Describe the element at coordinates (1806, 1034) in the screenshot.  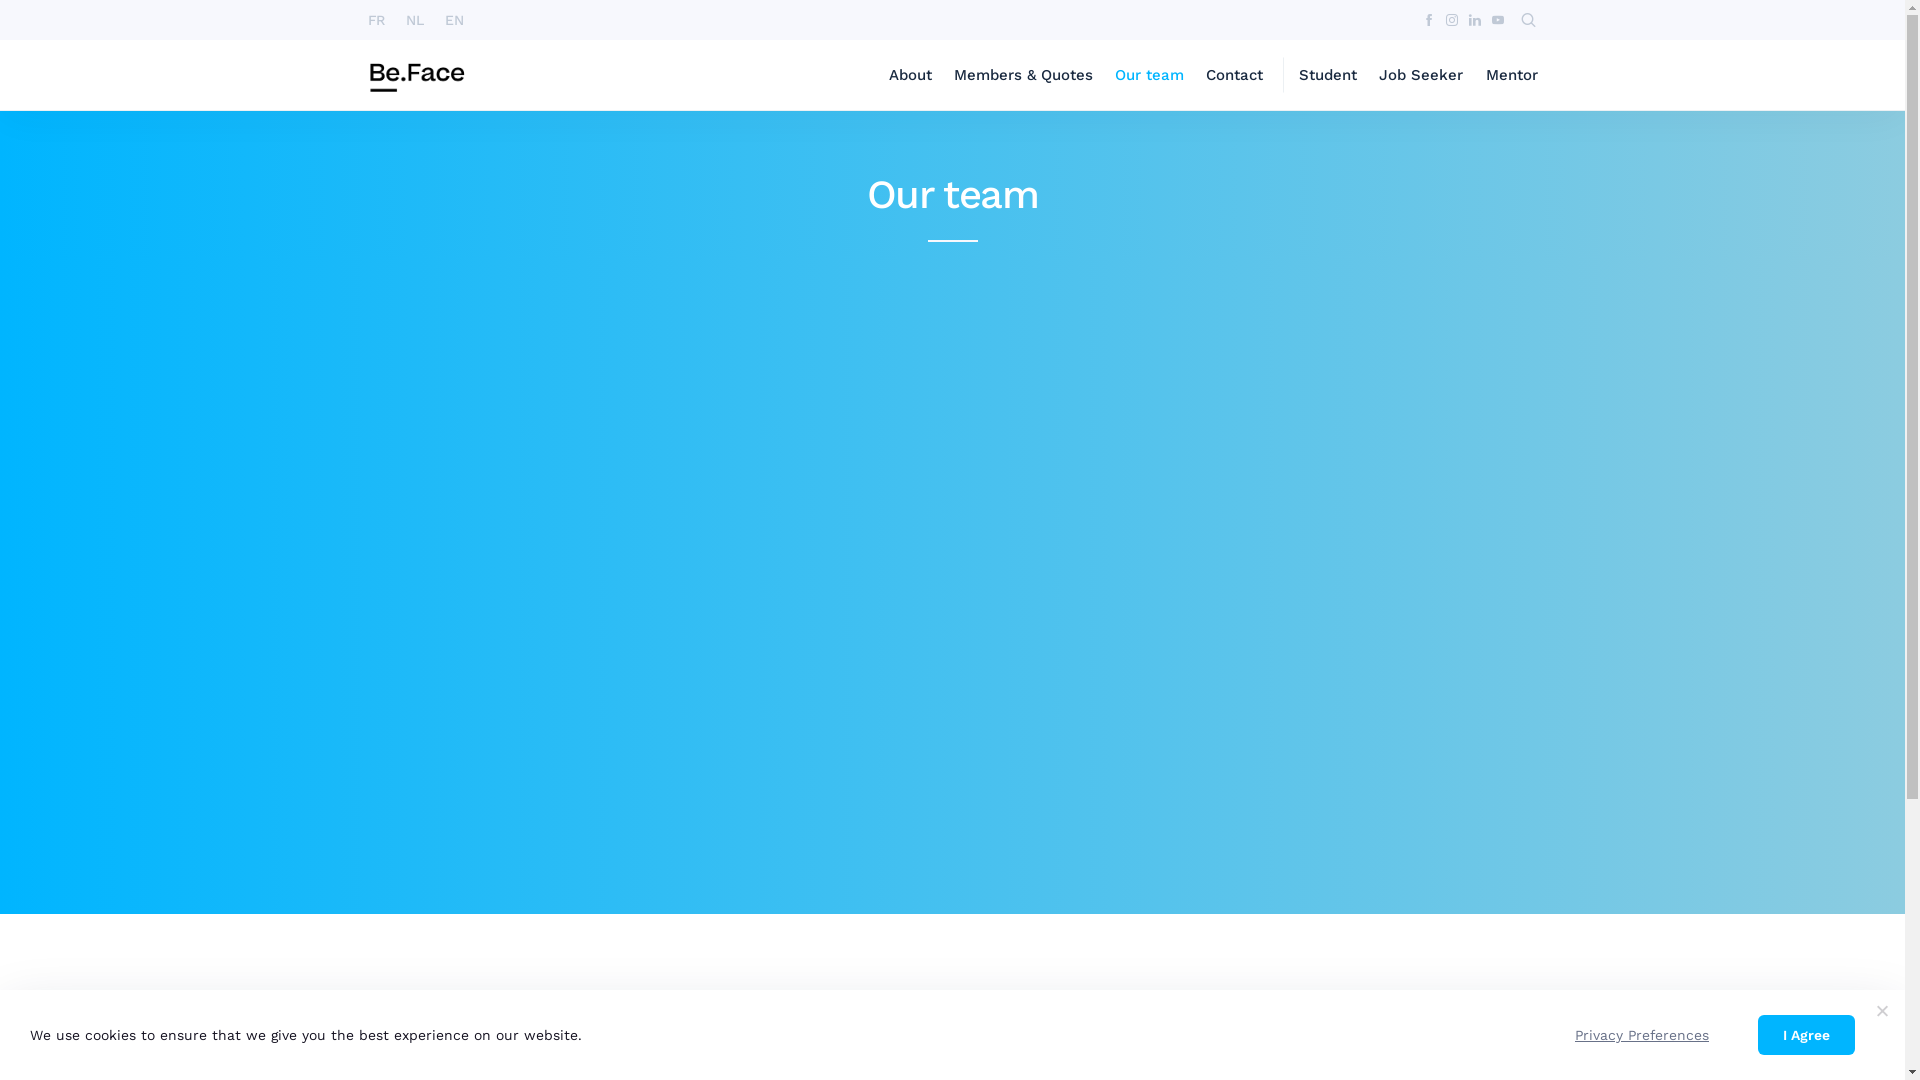
I see `'I Agree'` at that location.